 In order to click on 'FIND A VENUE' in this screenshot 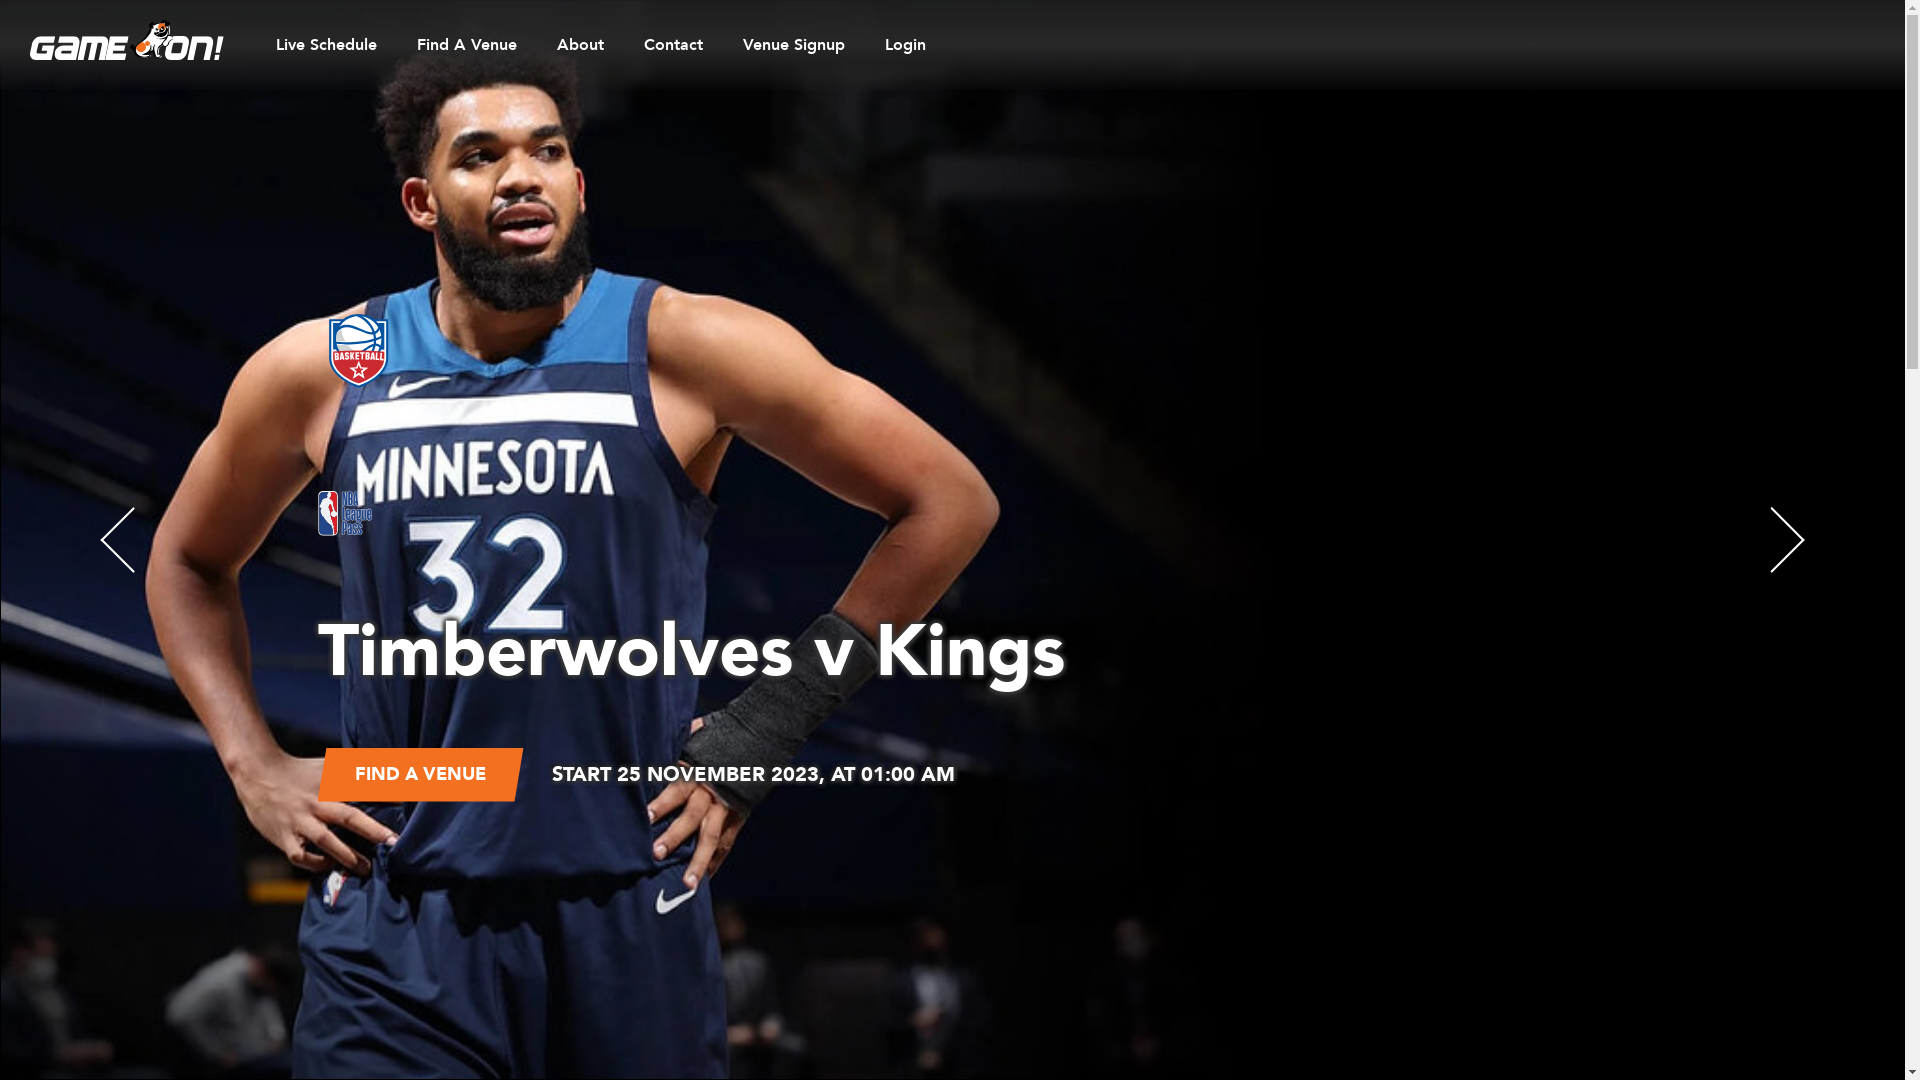, I will do `click(420, 774)`.